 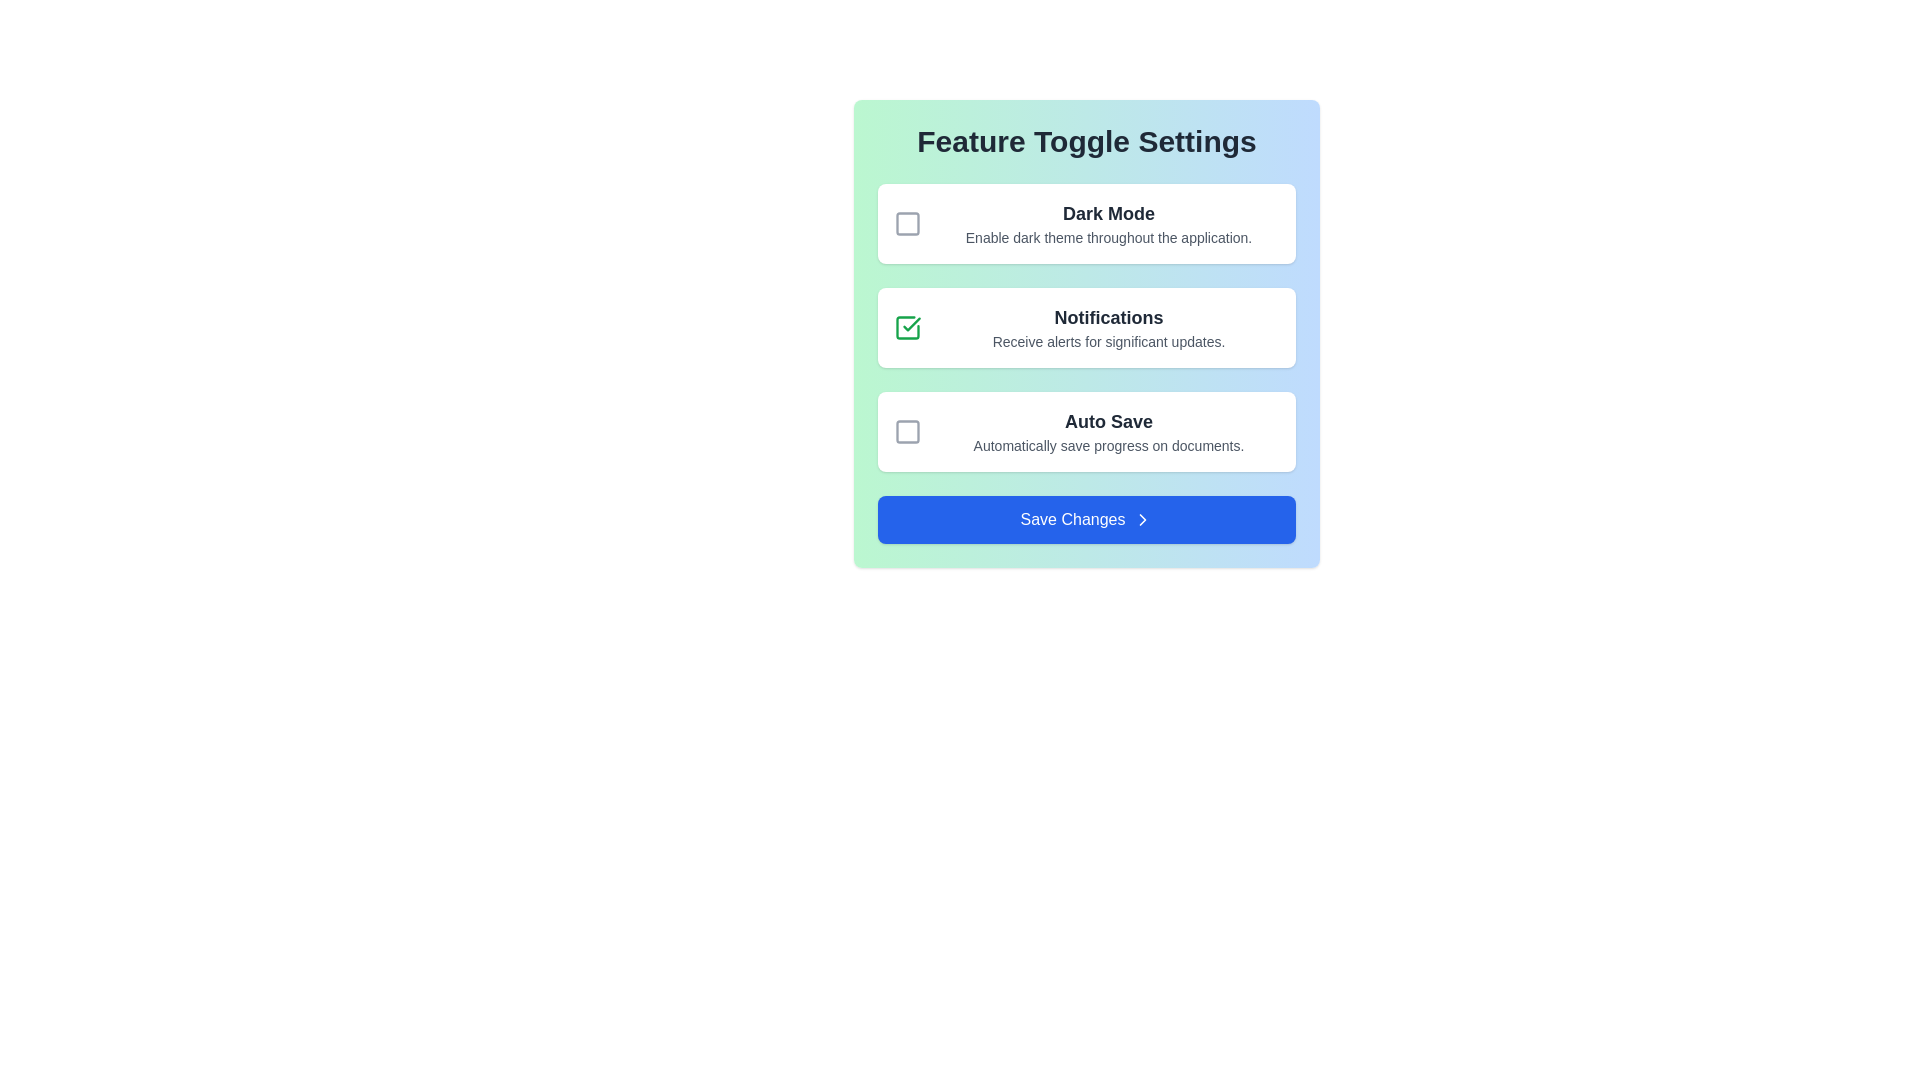 I want to click on the centrally aligned text label that serves as the title for the 'Auto Save' feature, which informs users about the functionality of the associated toggle option, so click(x=1107, y=420).